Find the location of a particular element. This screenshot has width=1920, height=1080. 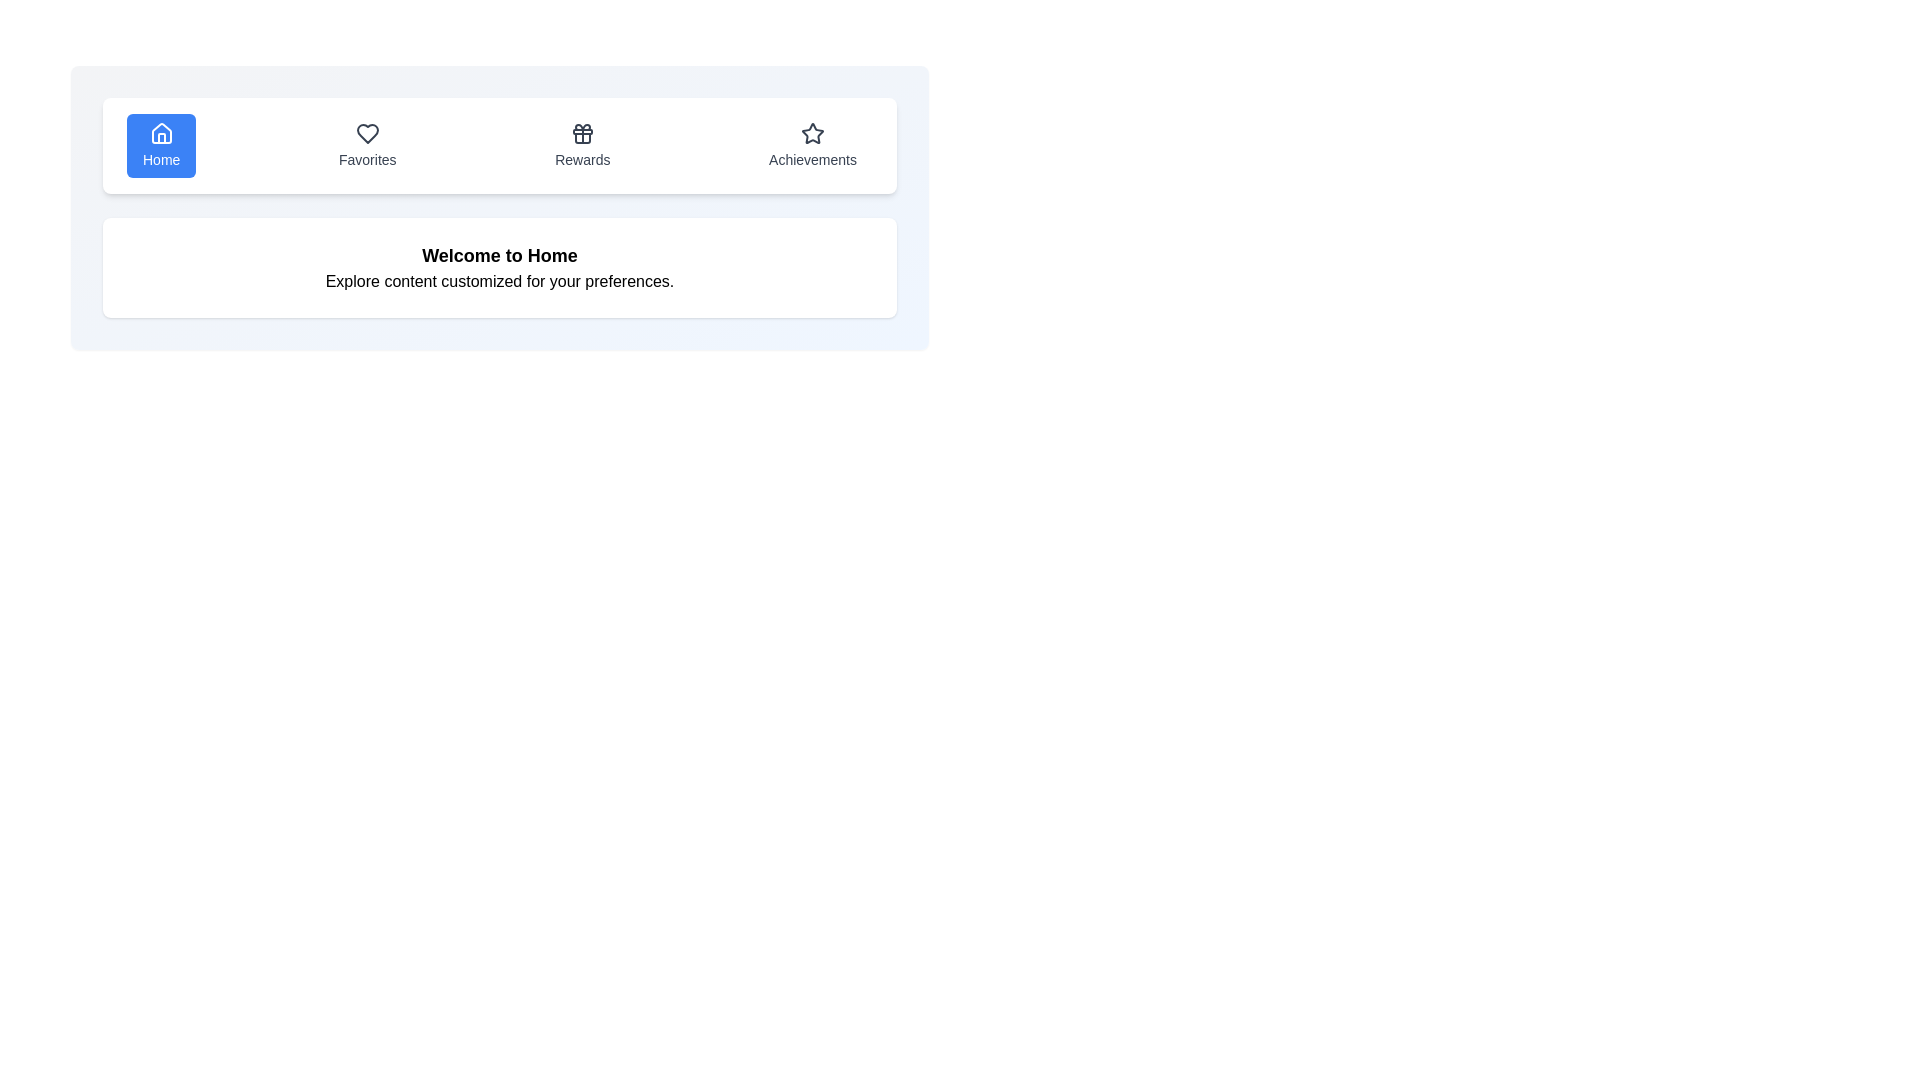

the 'Achievements' button, which is the fourth button in the navigation bar featuring a star icon above the label 'Achievements' is located at coordinates (813, 145).